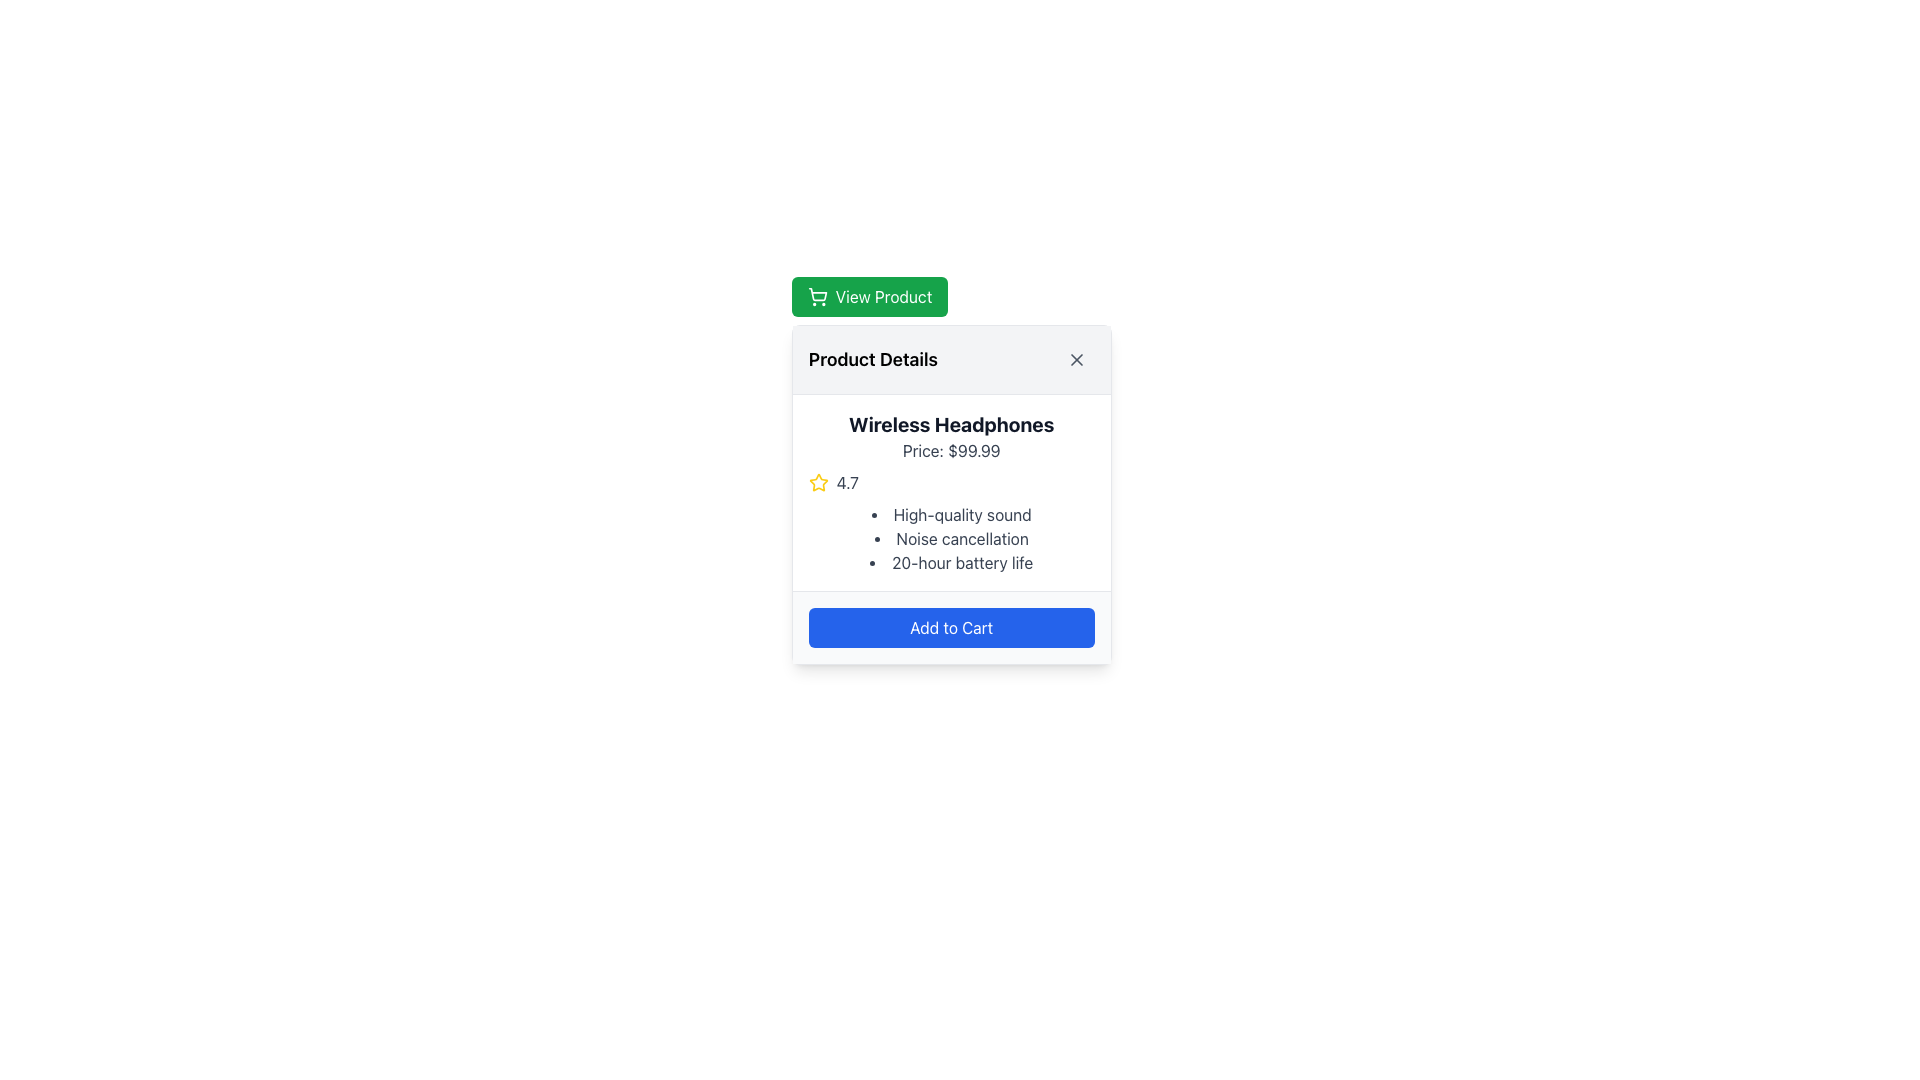 The width and height of the screenshot is (1920, 1080). Describe the element at coordinates (1075, 358) in the screenshot. I see `the close button, which is an SVG icon embedded in a light gray circular button located in the top-right corner of the 'Product Details' modal dialog` at that location.